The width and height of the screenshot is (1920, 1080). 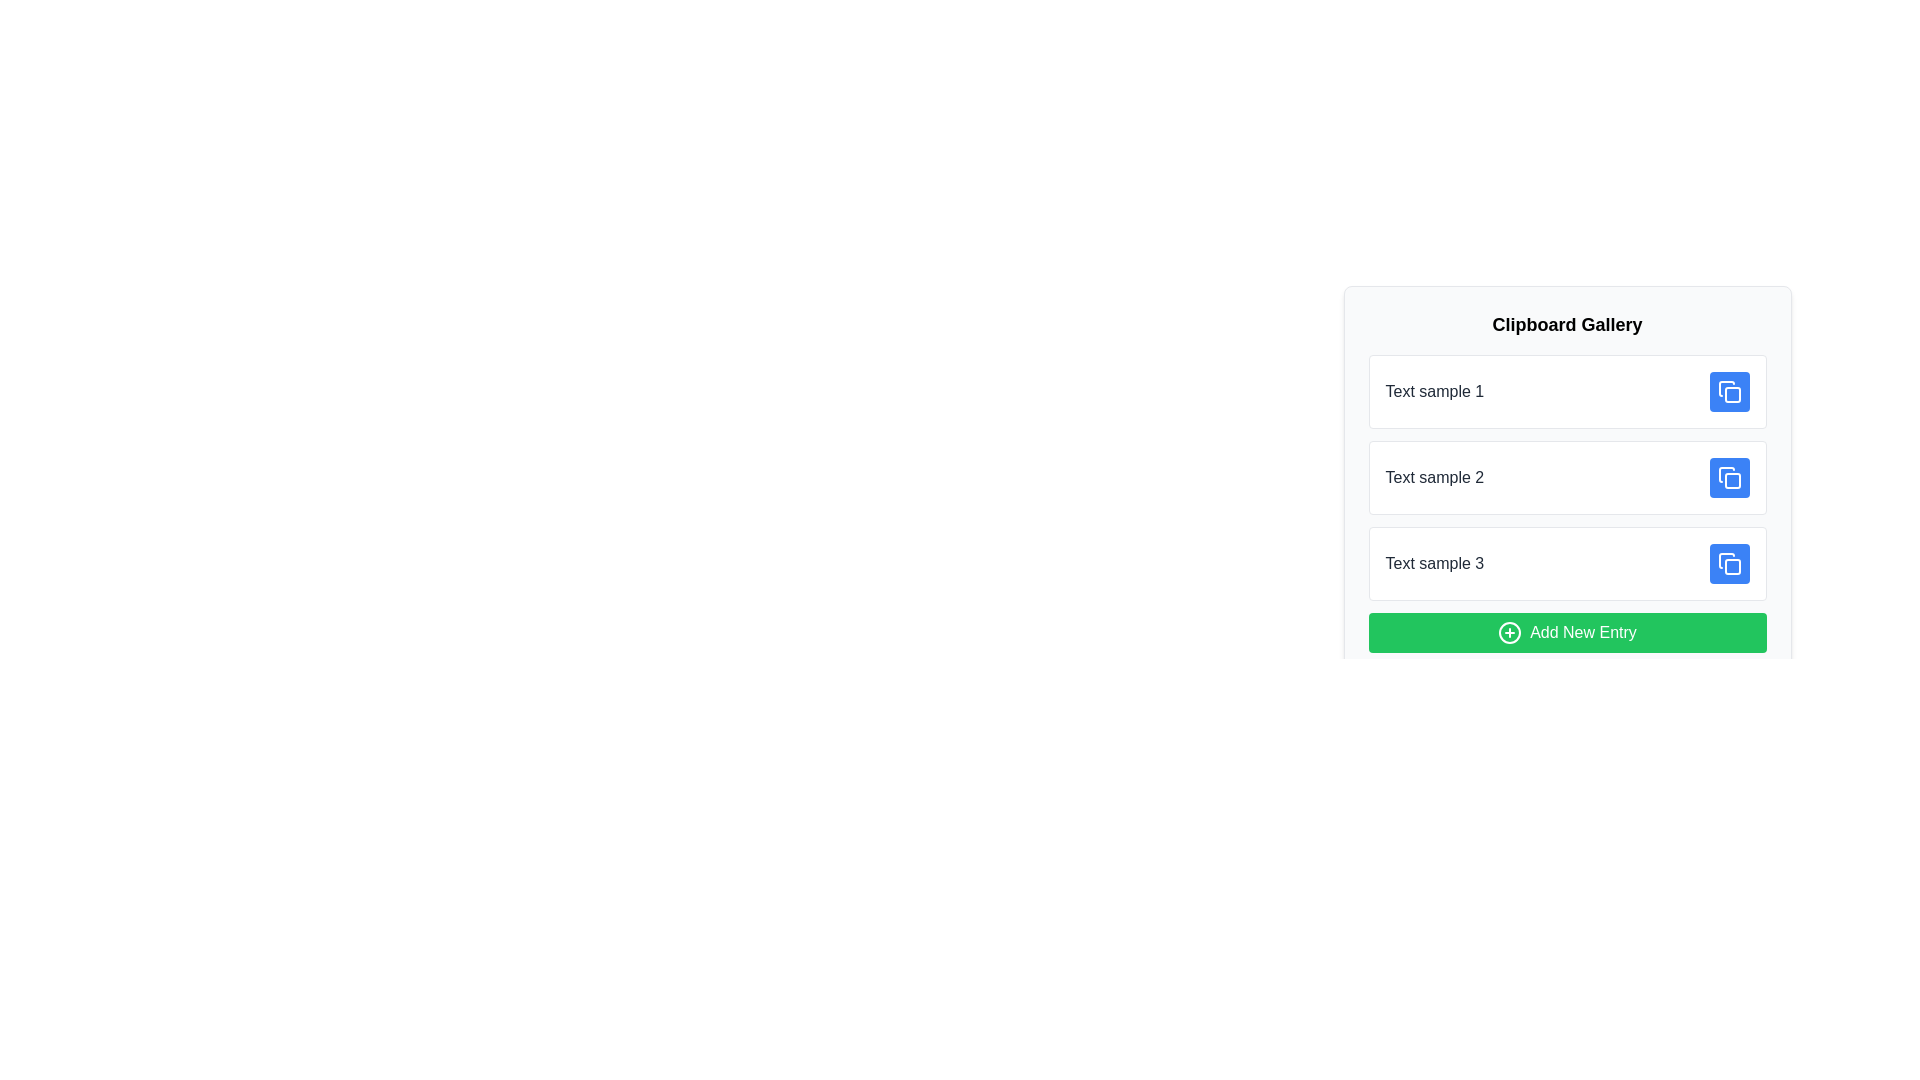 What do you see at coordinates (1728, 478) in the screenshot?
I see `the 'copy' button, which is the second button in a vertical group adjacent to 'Text sample 2'` at bounding box center [1728, 478].